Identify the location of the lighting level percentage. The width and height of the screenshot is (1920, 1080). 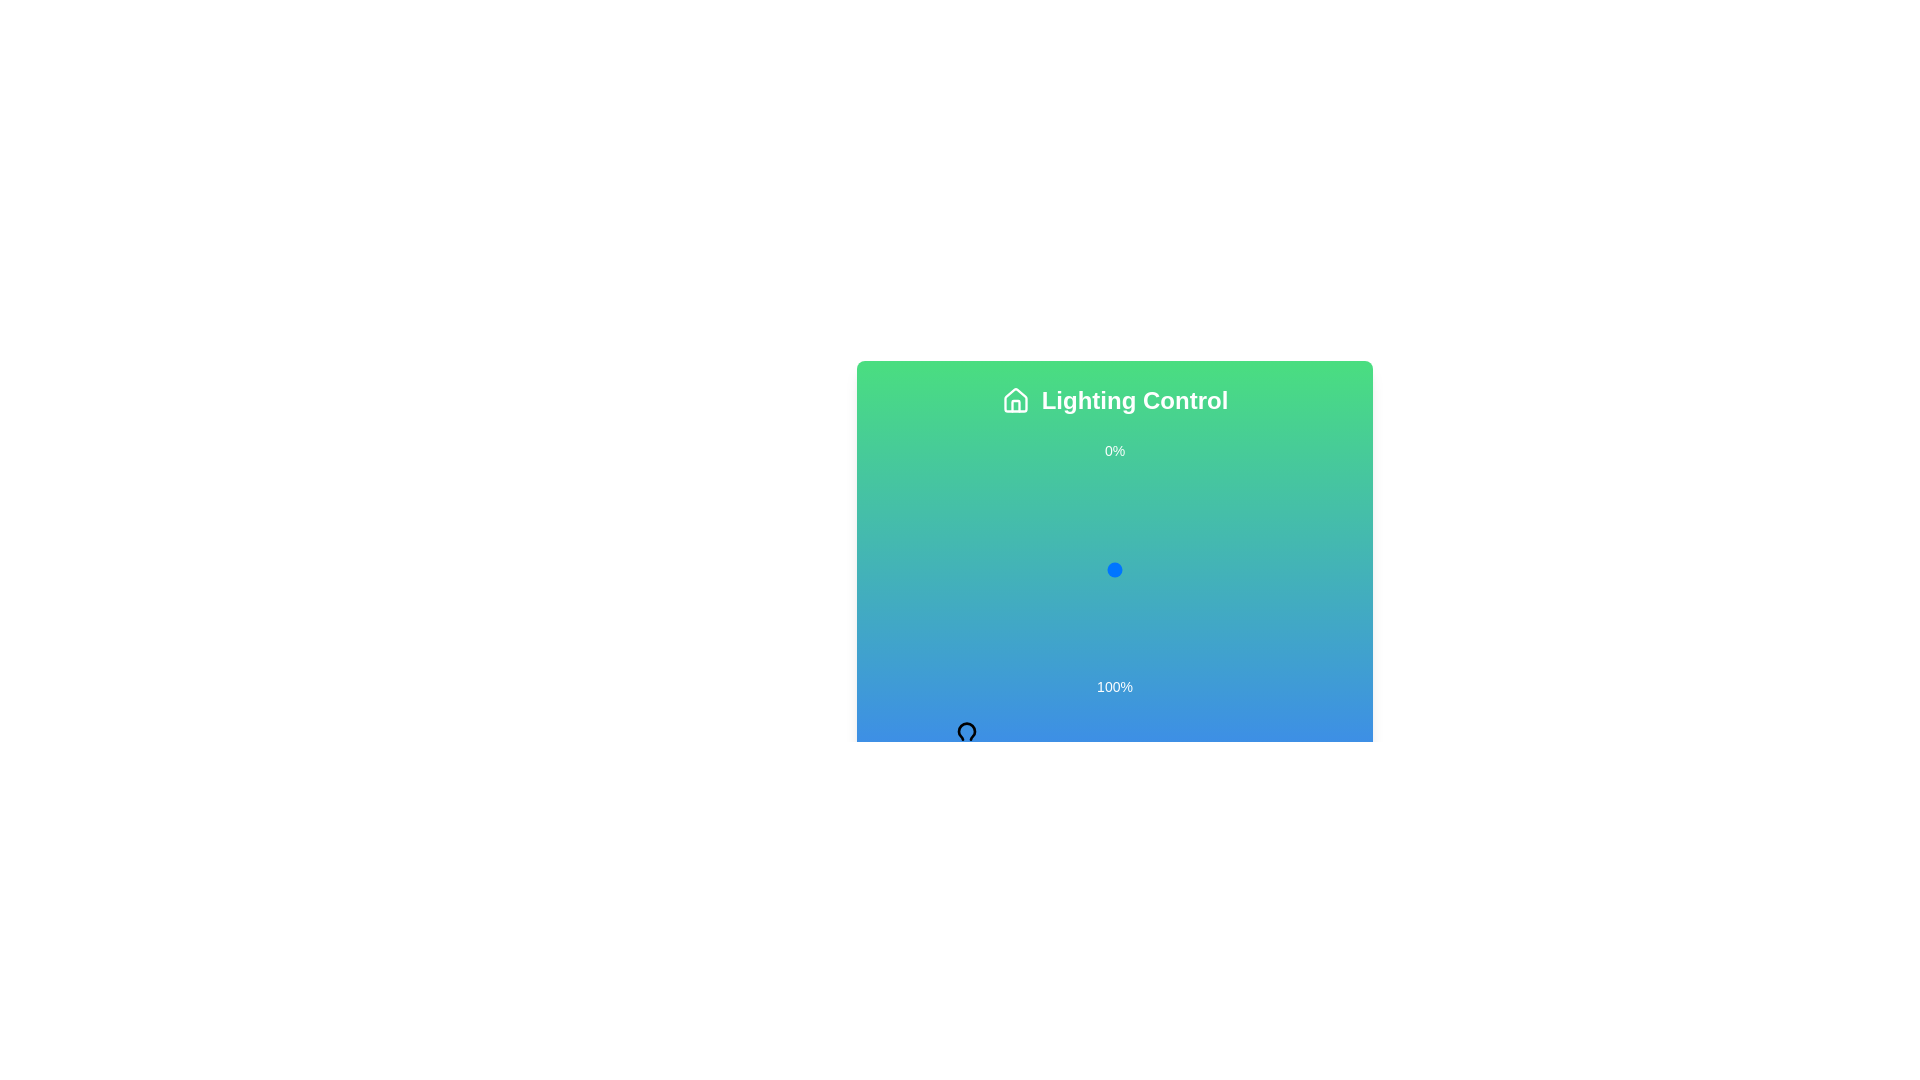
(1096, 569).